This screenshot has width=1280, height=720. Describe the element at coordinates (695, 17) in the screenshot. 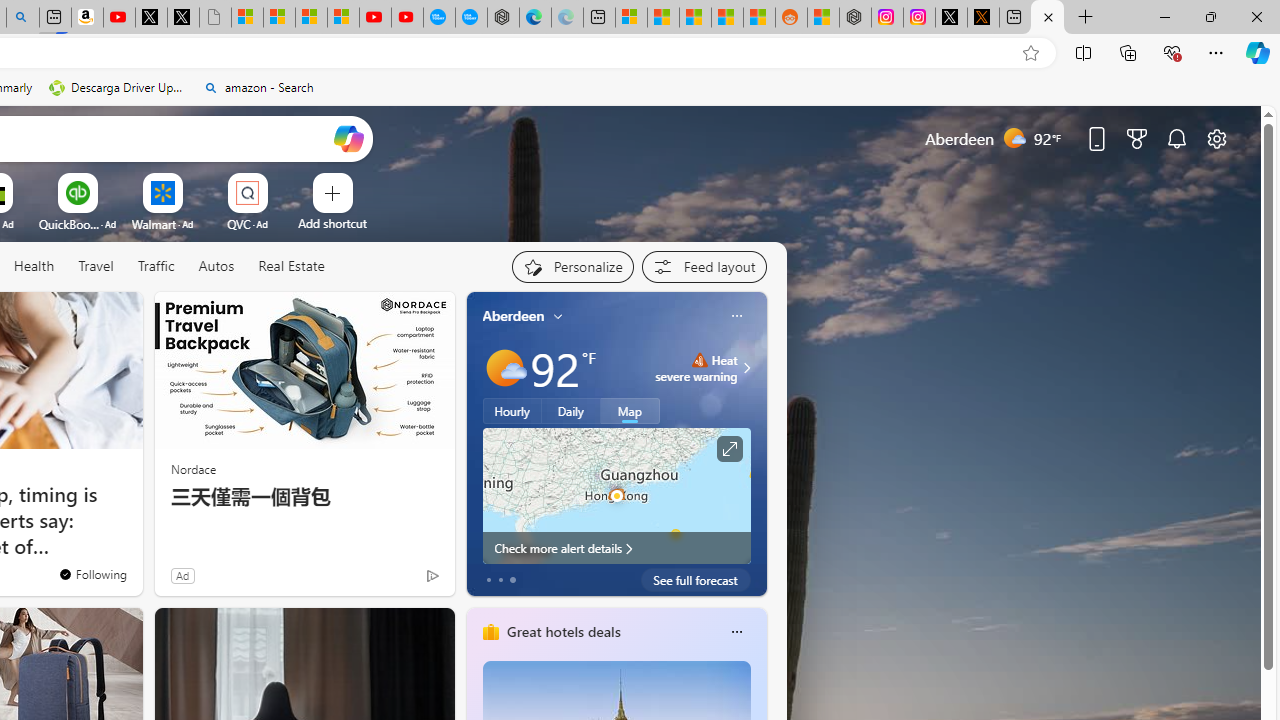

I see `'Shanghai, China hourly forecast | Microsoft Weather'` at that location.